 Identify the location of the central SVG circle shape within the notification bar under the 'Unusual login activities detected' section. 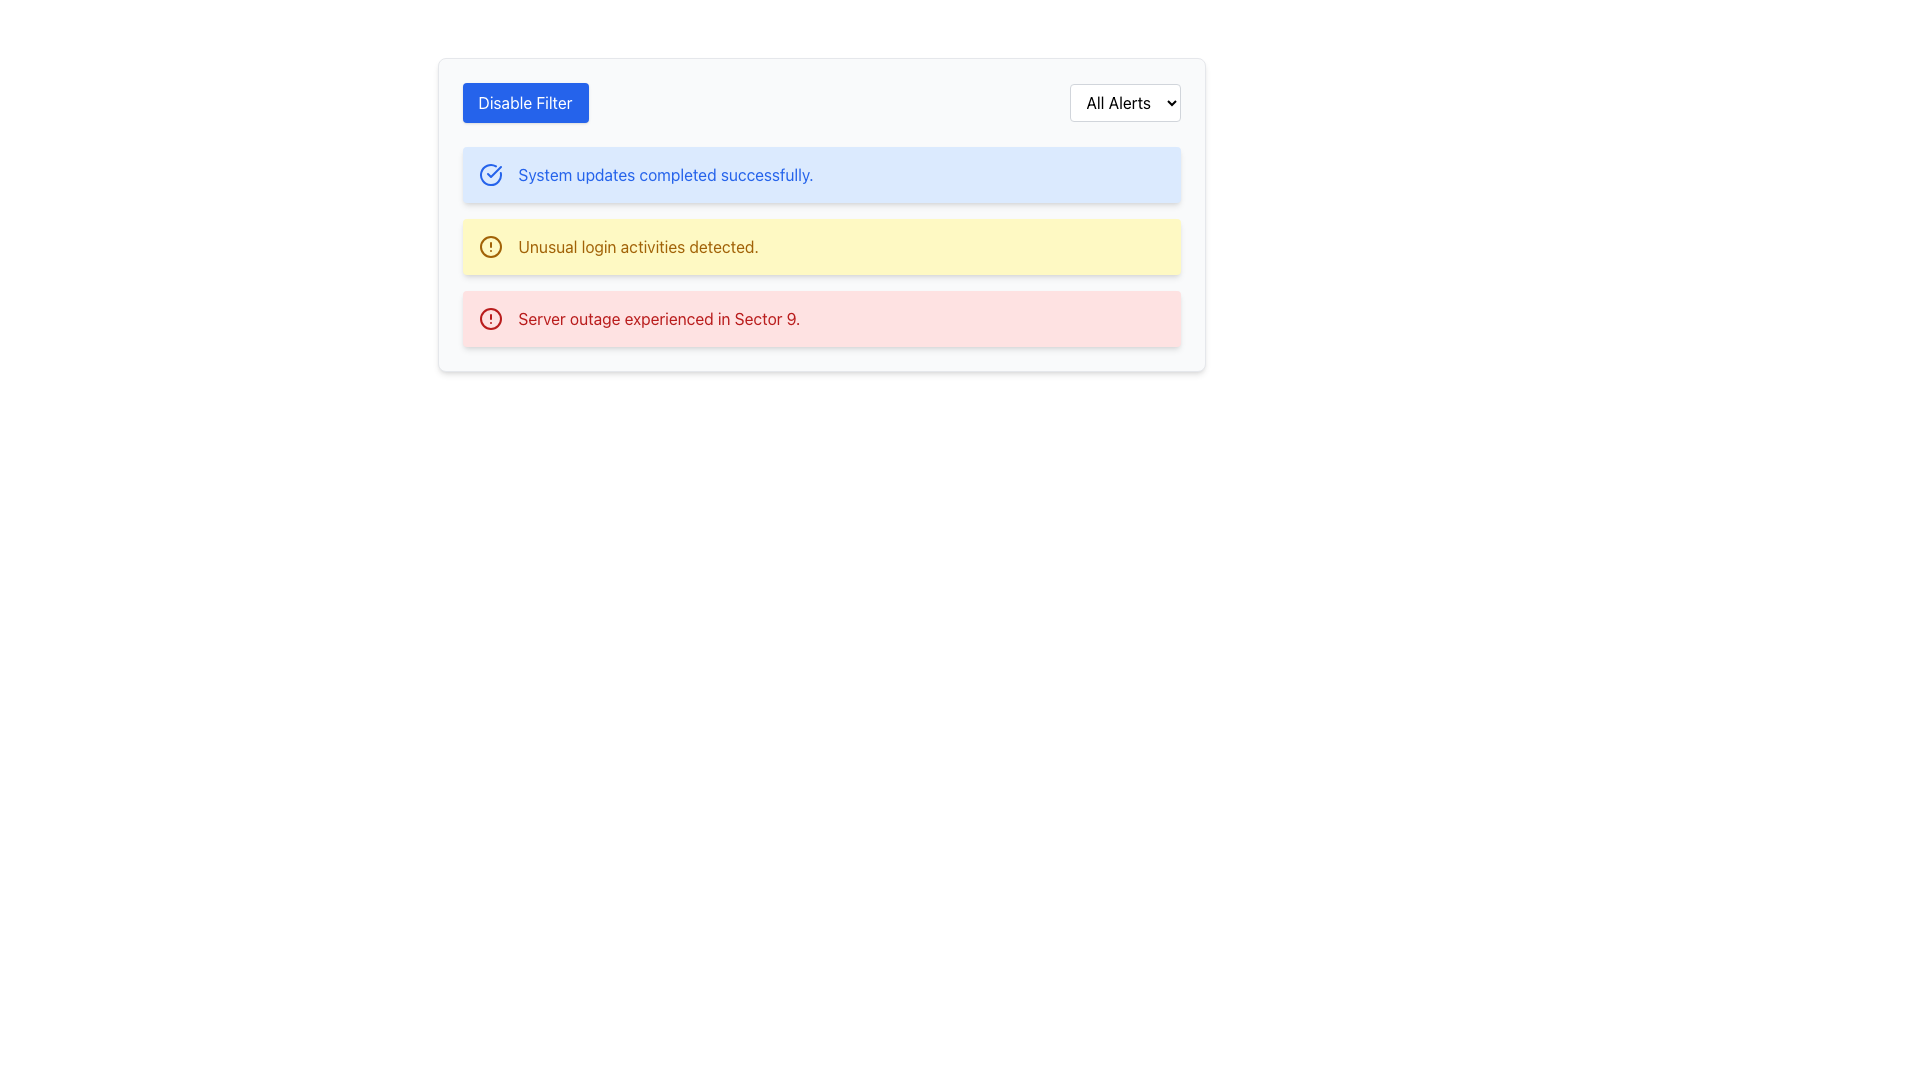
(490, 245).